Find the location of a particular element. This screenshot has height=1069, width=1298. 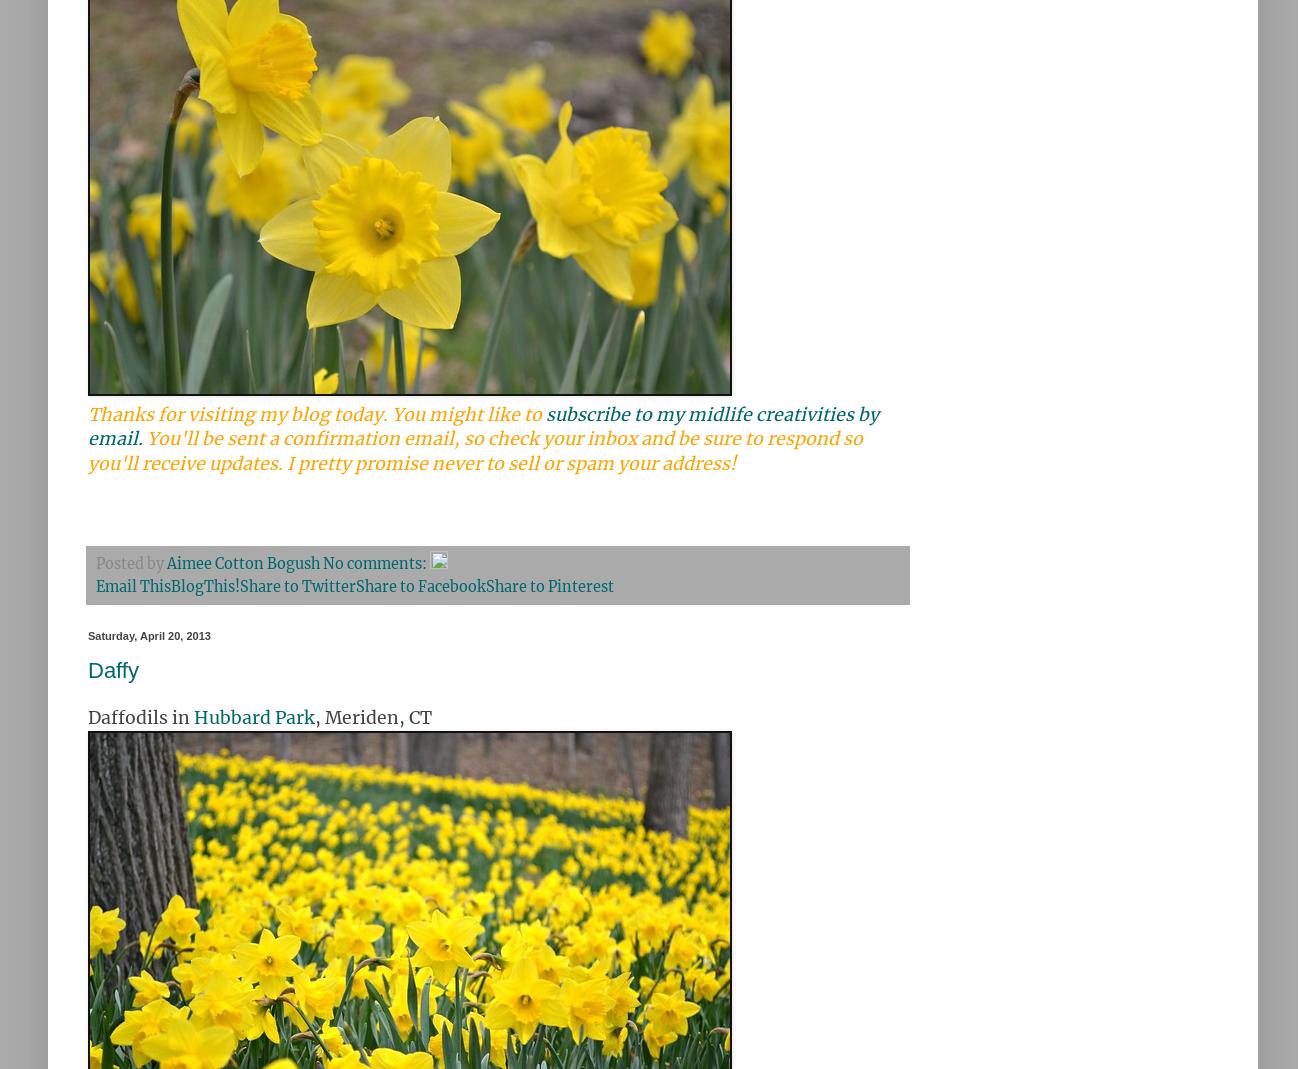

'Email This' is located at coordinates (132, 586).